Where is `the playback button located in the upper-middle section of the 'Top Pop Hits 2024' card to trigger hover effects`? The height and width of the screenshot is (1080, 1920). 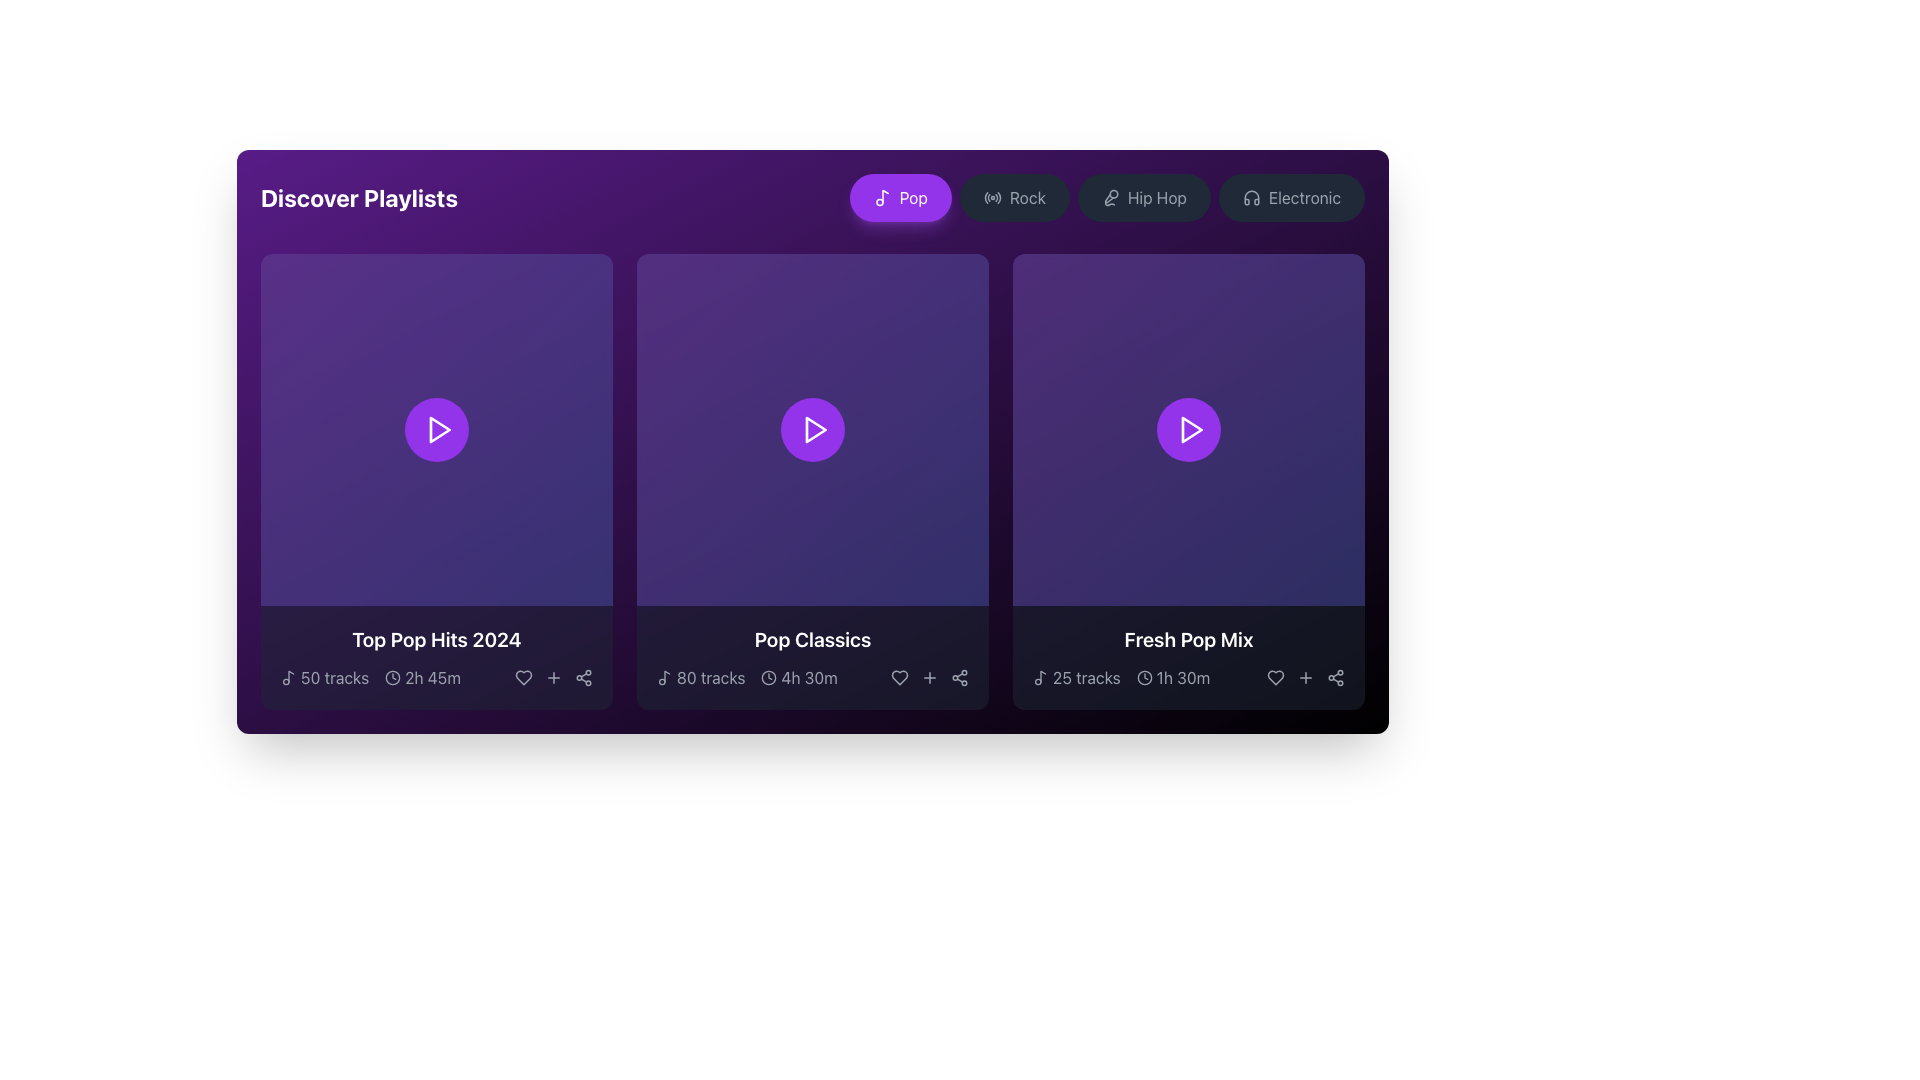
the playback button located in the upper-middle section of the 'Top Pop Hits 2024' card to trigger hover effects is located at coordinates (435, 428).